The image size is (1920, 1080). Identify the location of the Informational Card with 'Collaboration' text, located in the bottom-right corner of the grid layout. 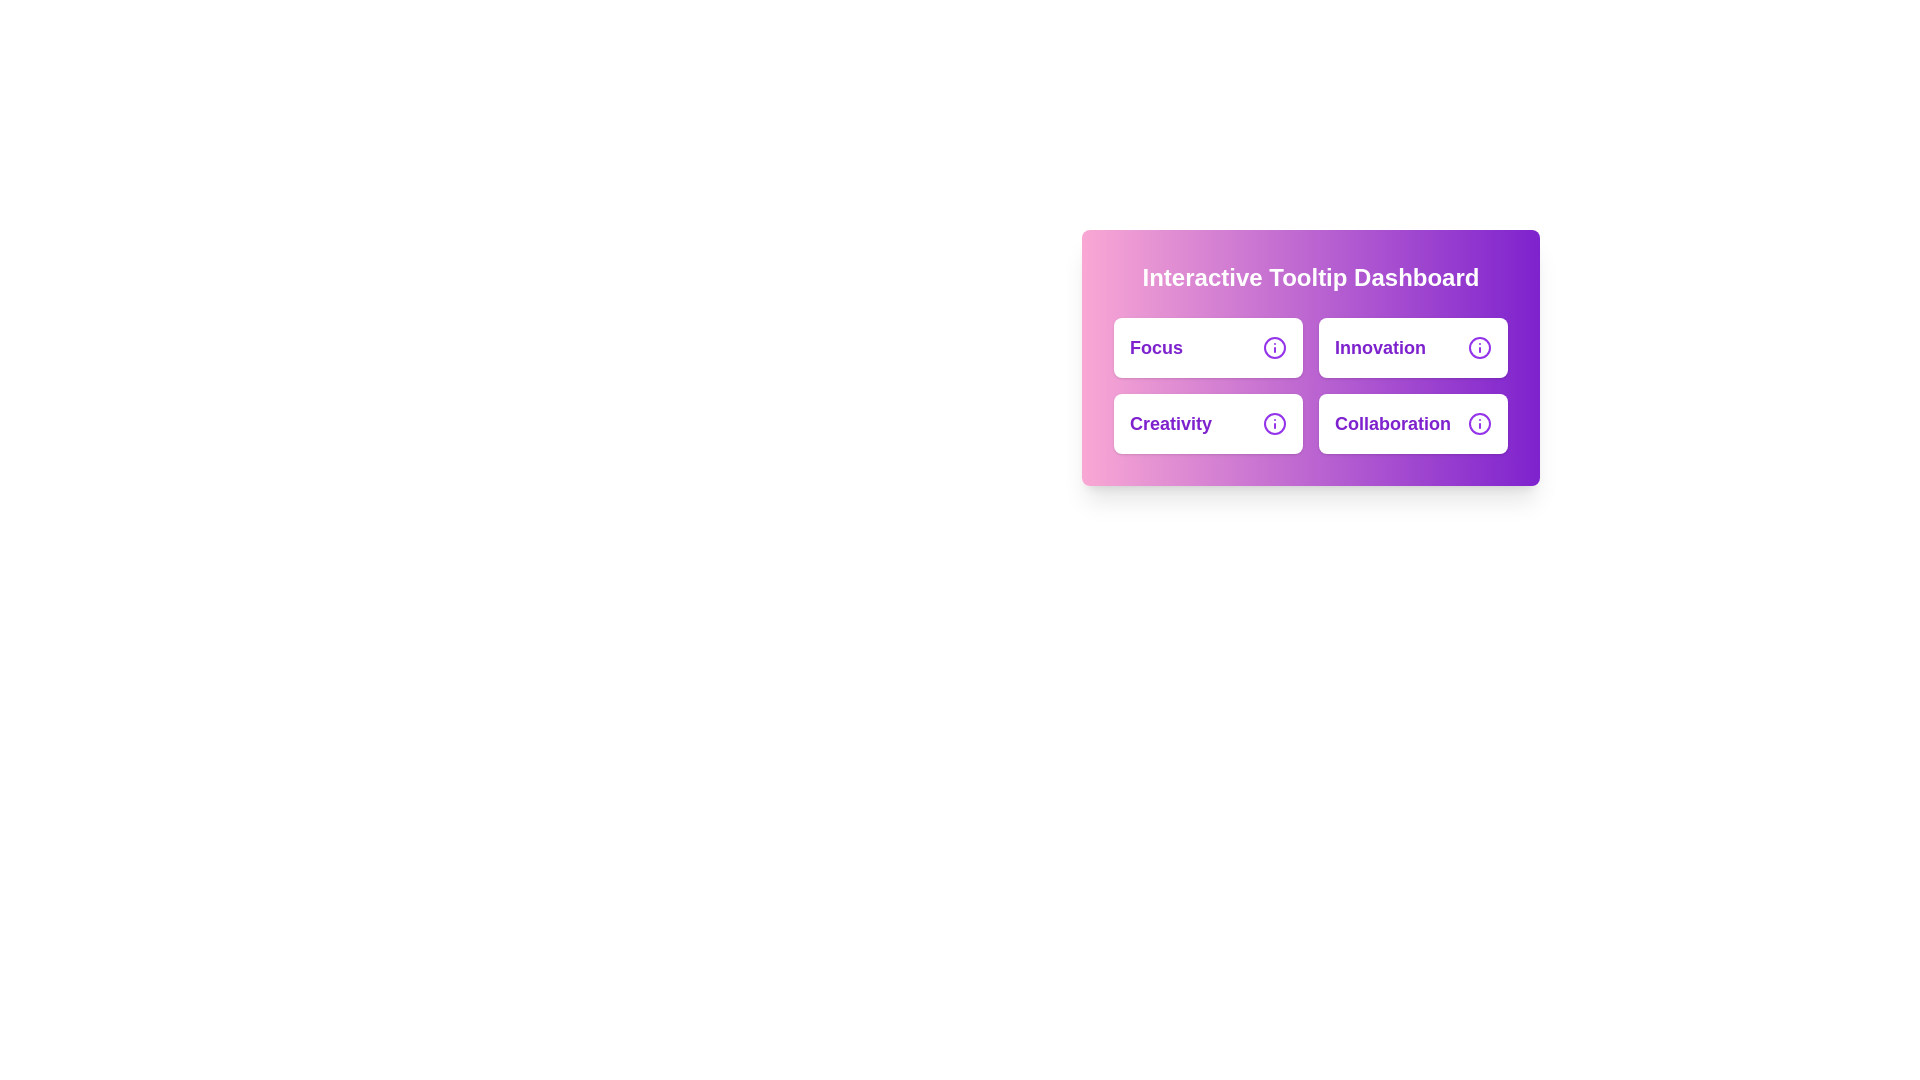
(1412, 423).